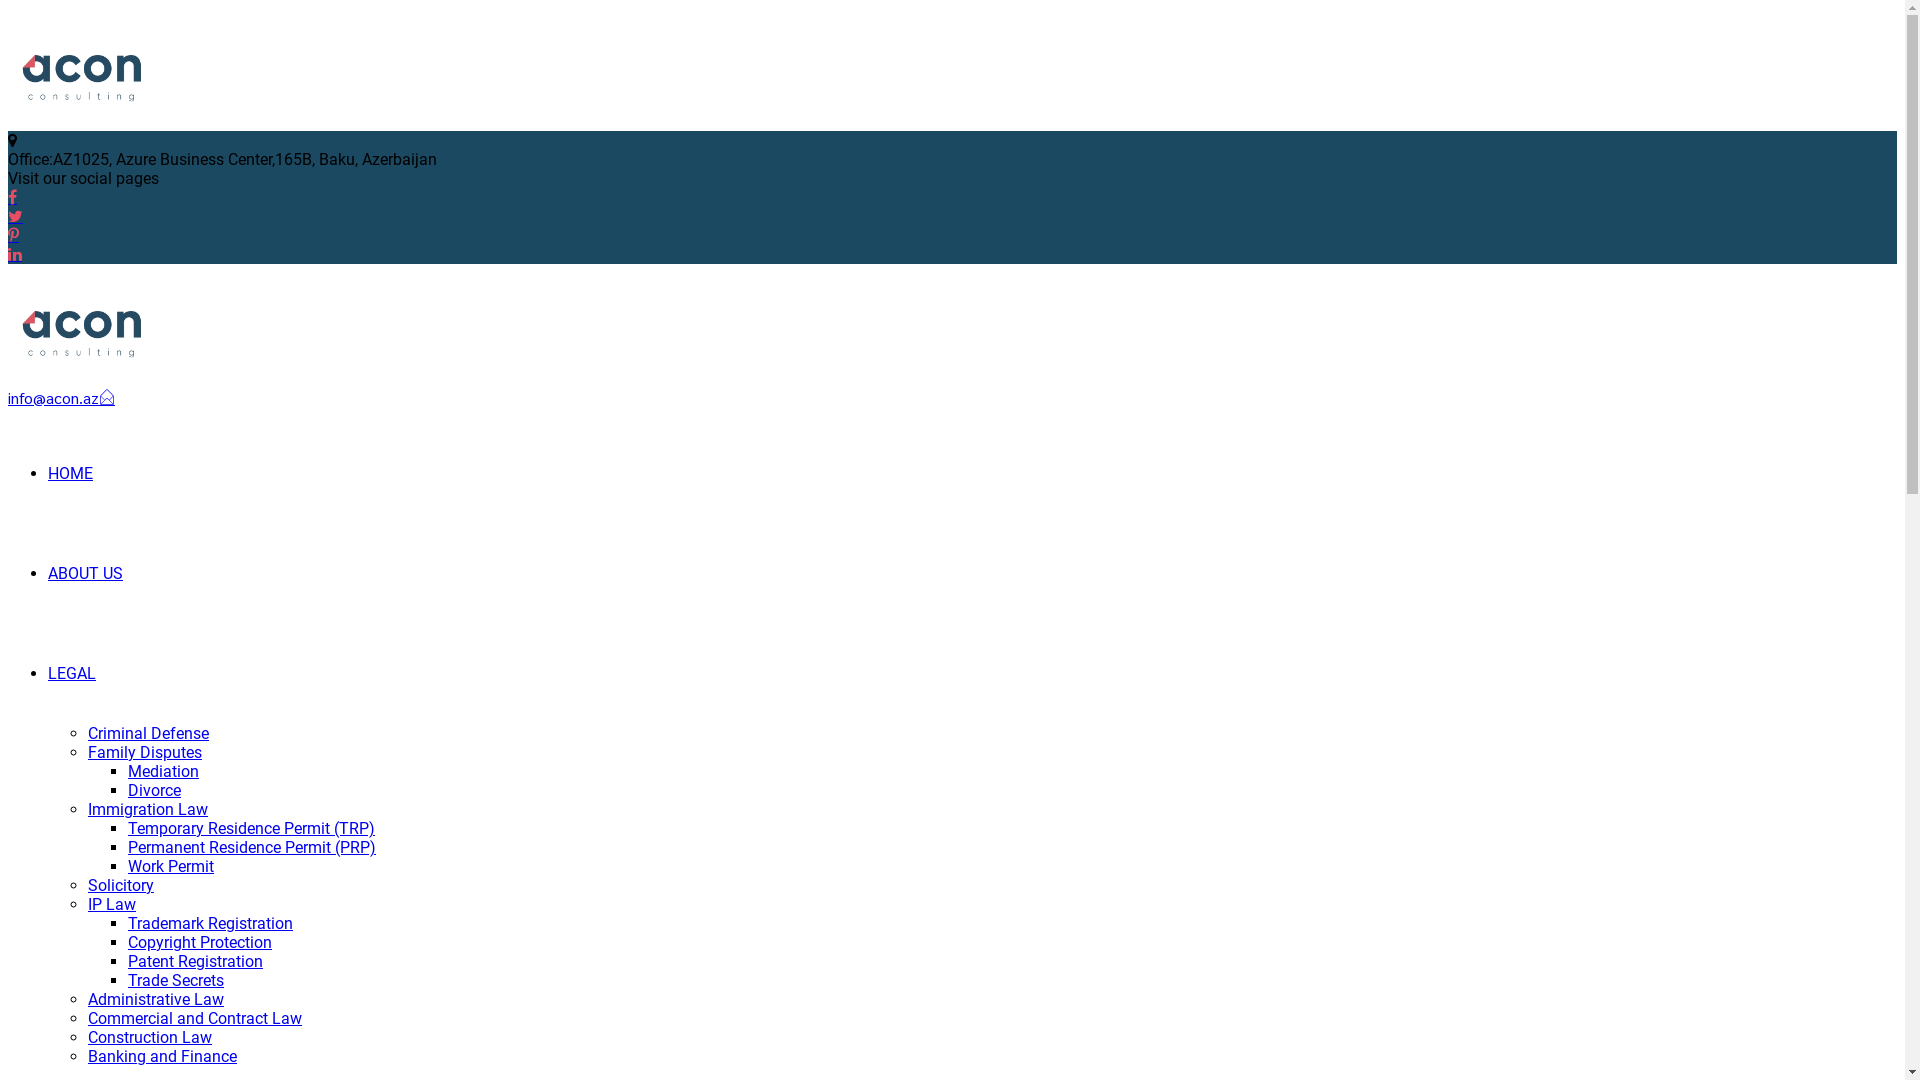  Describe the element at coordinates (148, 1036) in the screenshot. I see `'Construction Law'` at that location.